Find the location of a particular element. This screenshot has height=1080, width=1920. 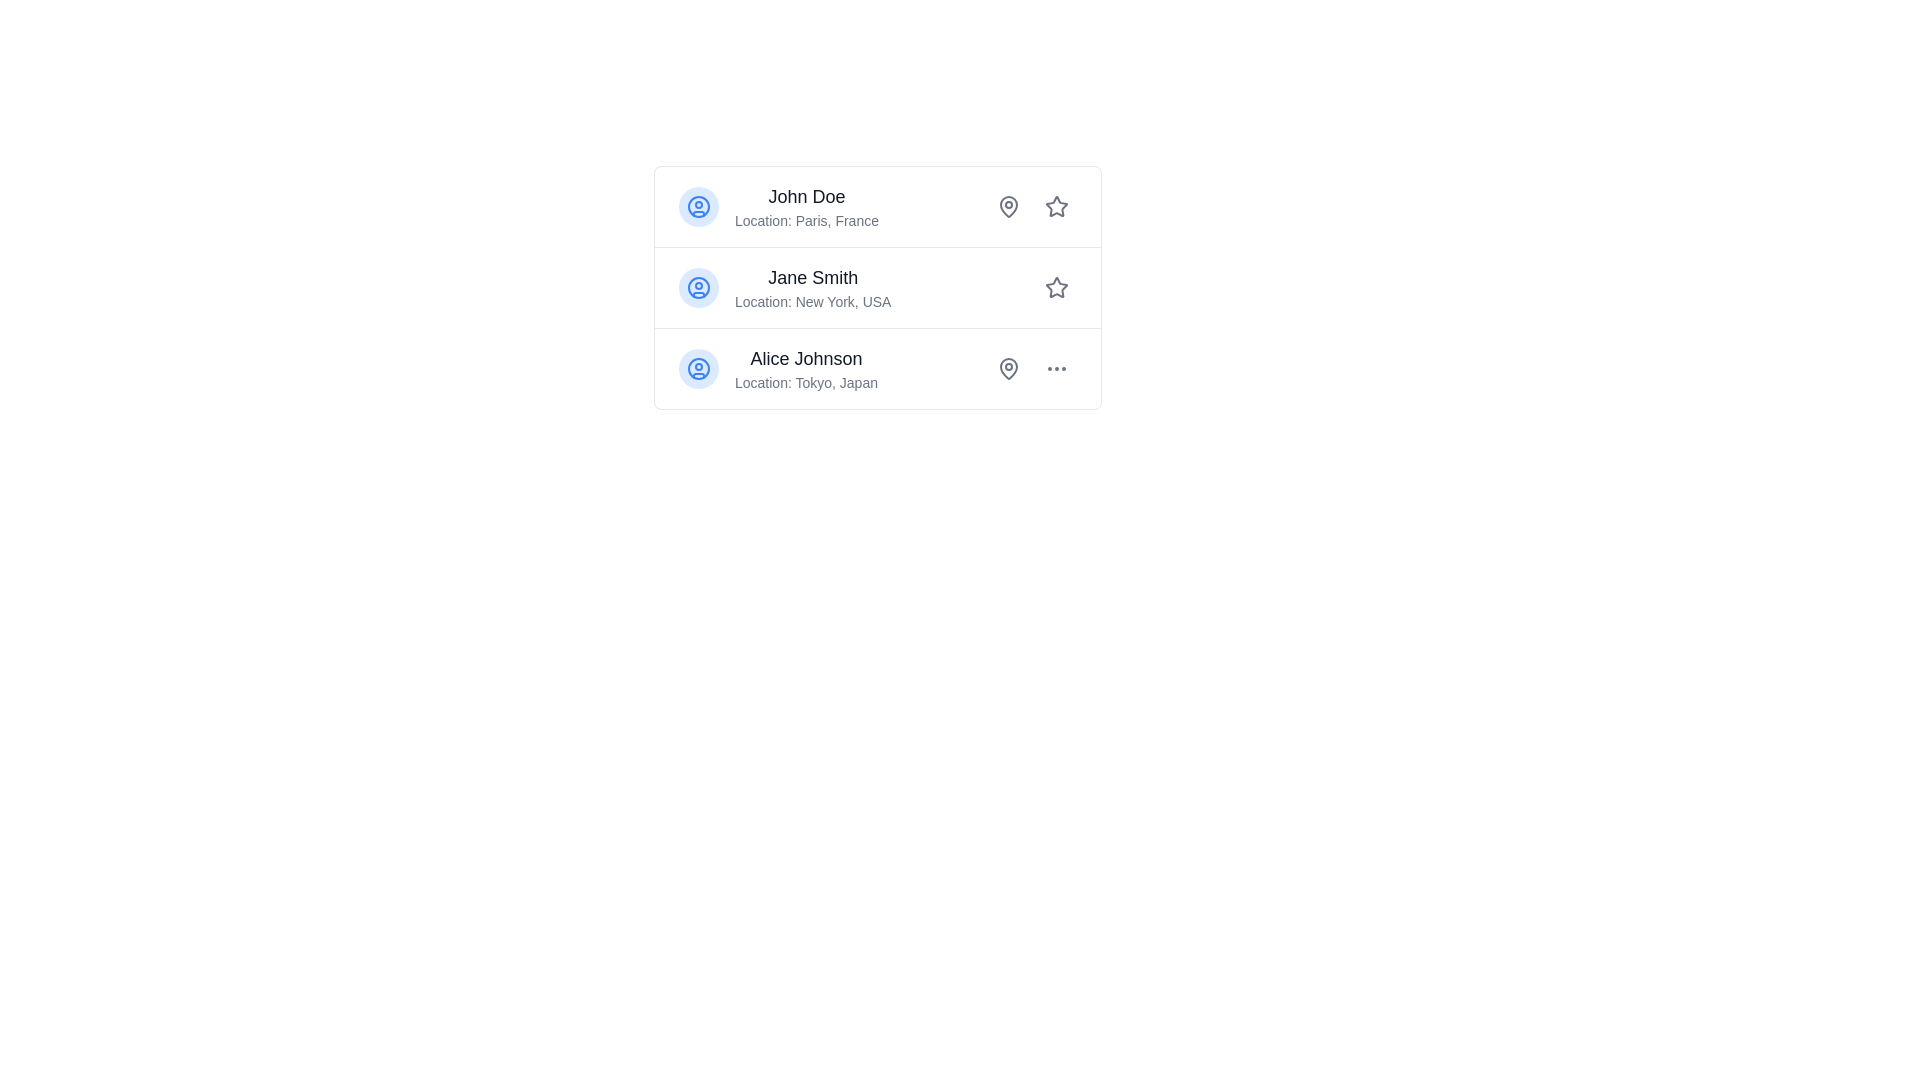

the interactive pin icon located on the right side of the row labeled 'John Doe, Location: Paris, France' is located at coordinates (1008, 207).